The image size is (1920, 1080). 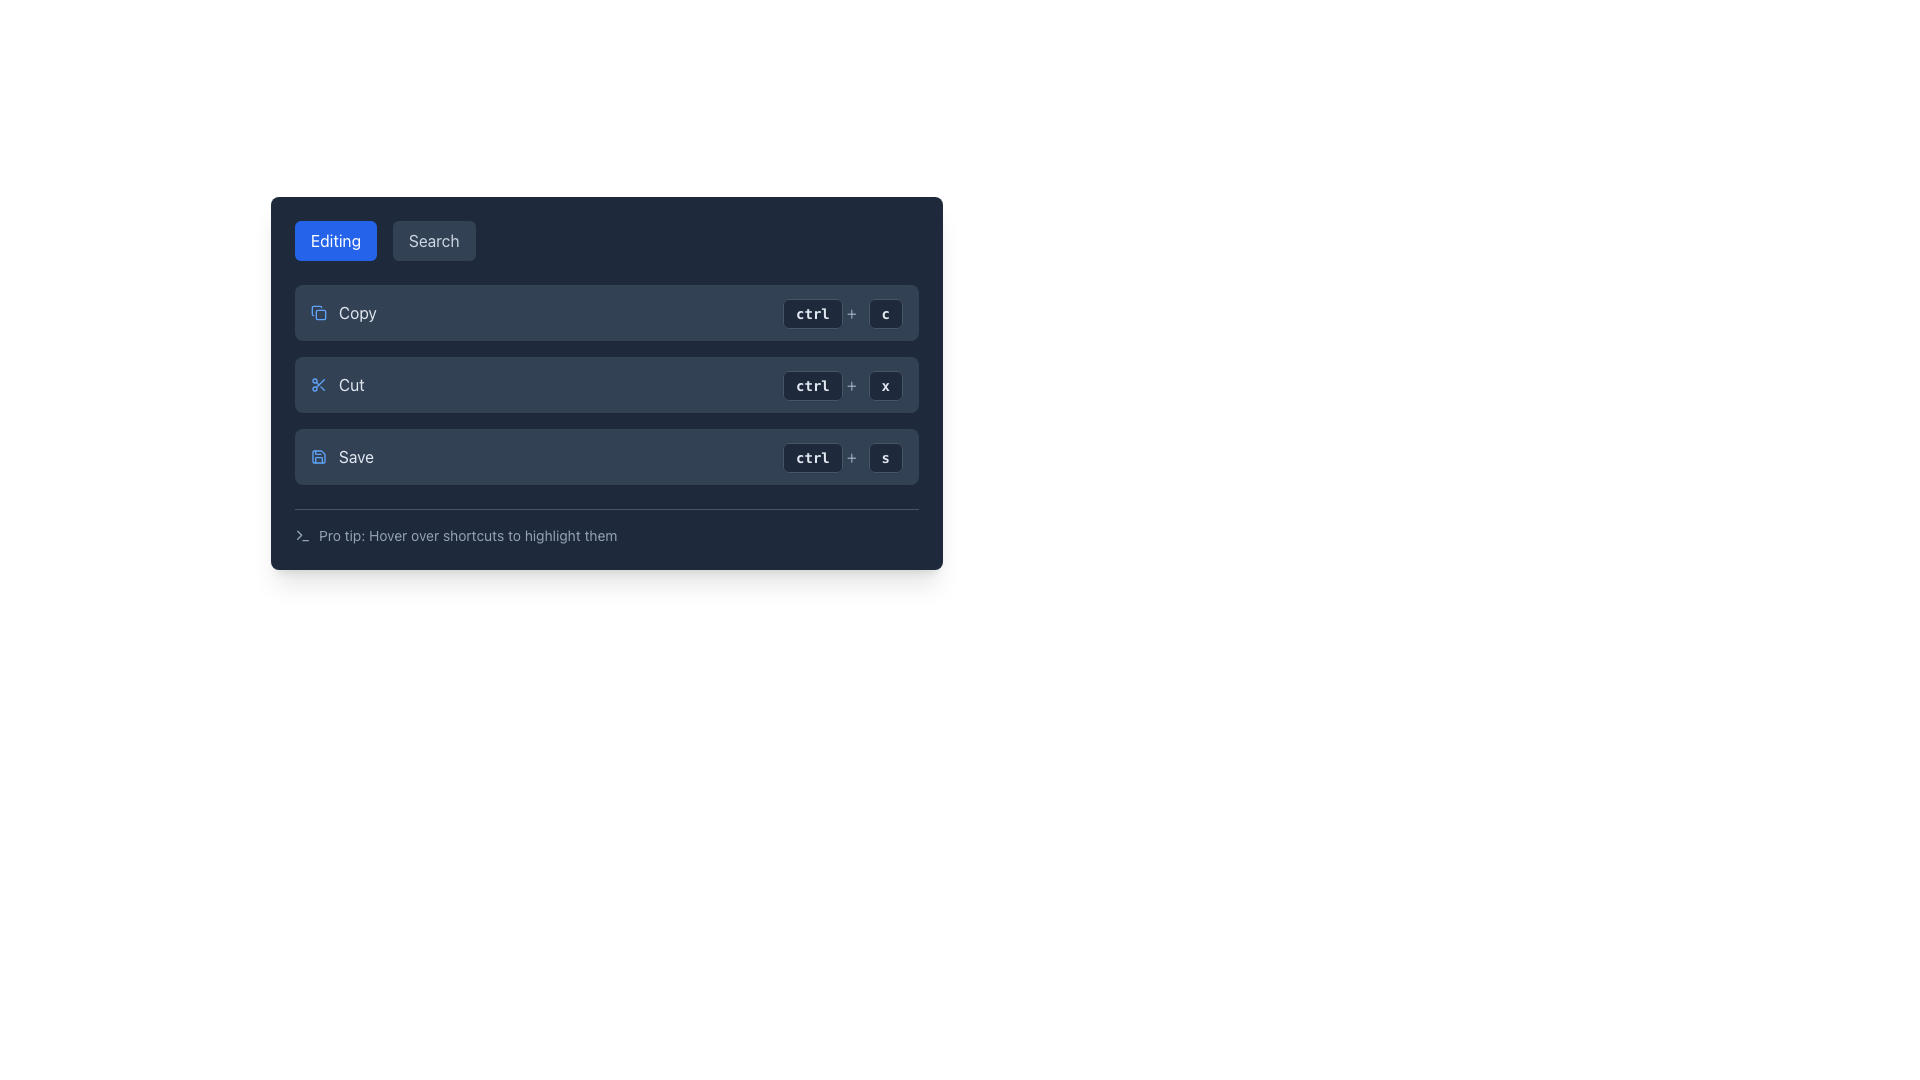 I want to click on the Display row for shortcut instructions labeled 'Cut' with the keyboard shortcut 'ctrl + x' for further interaction, so click(x=605, y=385).